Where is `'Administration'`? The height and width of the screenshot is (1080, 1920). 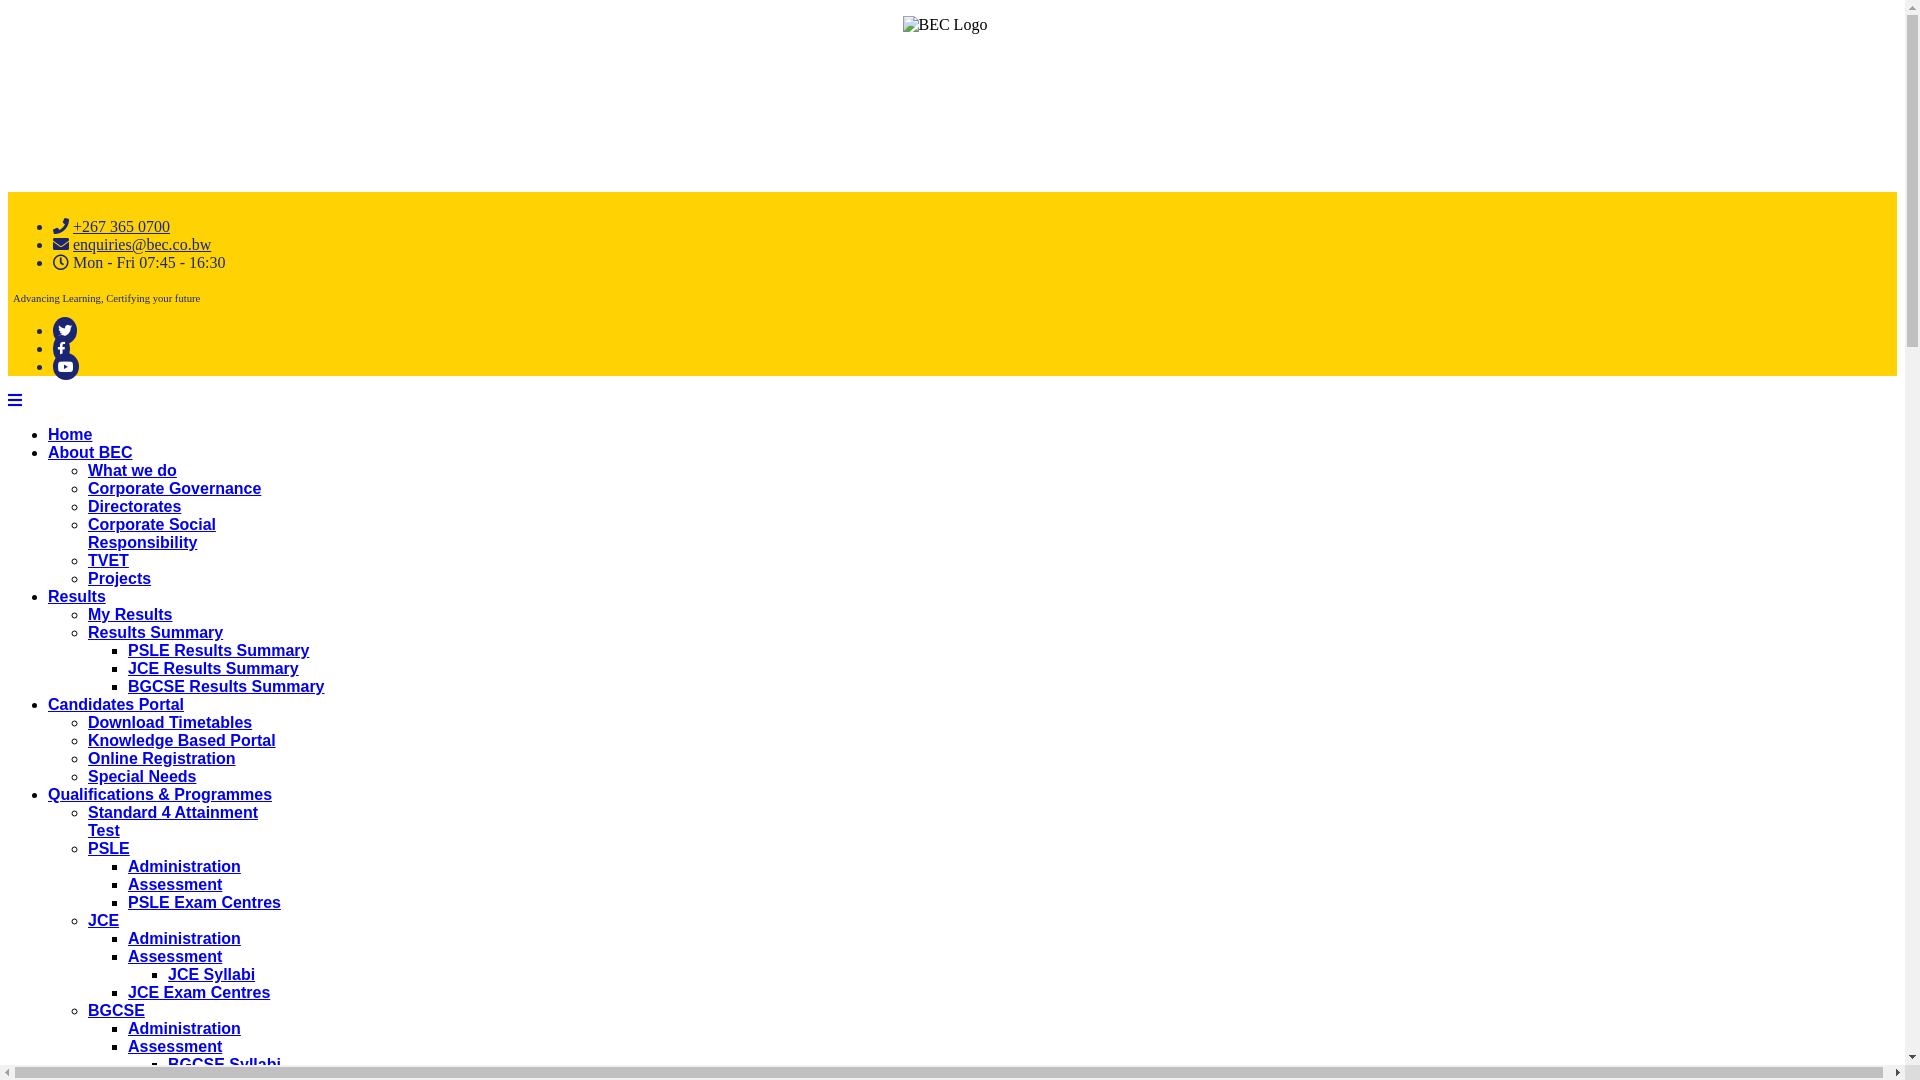
'Administration' is located at coordinates (127, 865).